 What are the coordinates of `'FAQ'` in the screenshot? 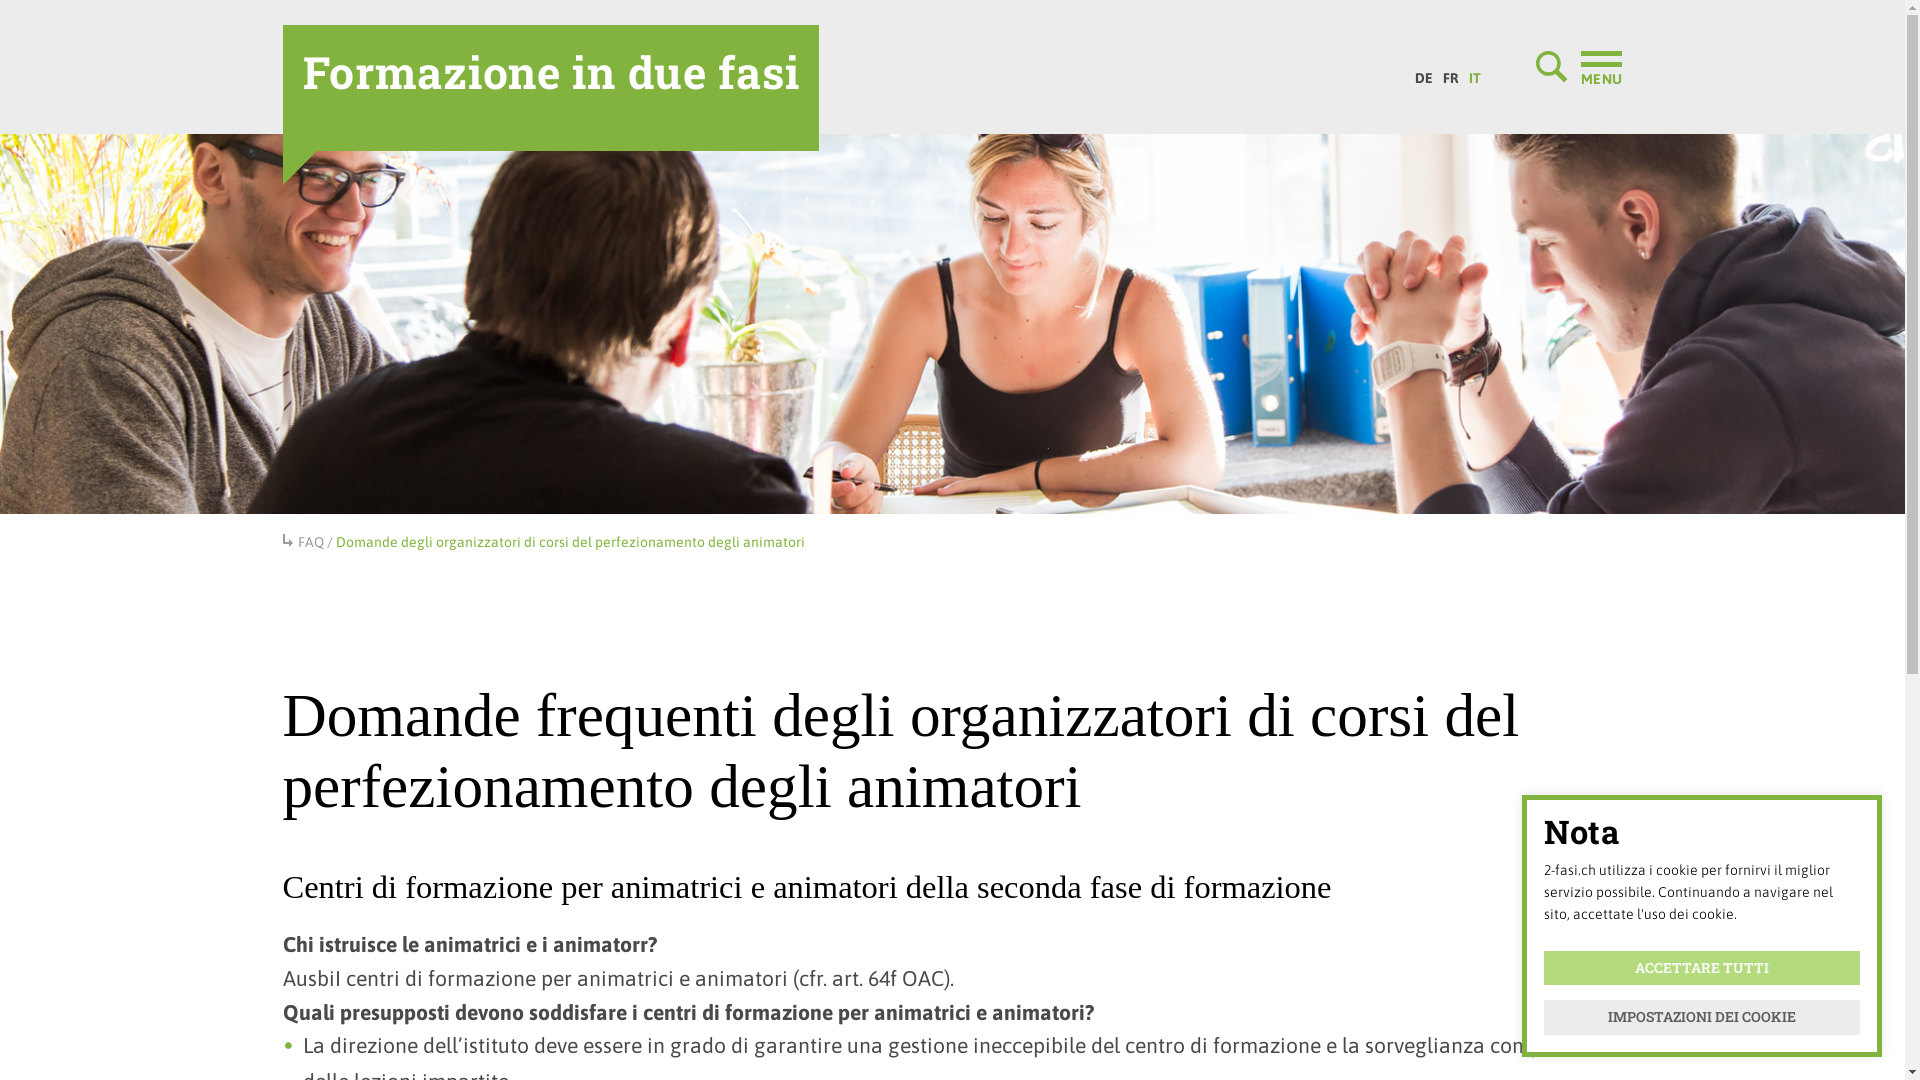 It's located at (310, 542).